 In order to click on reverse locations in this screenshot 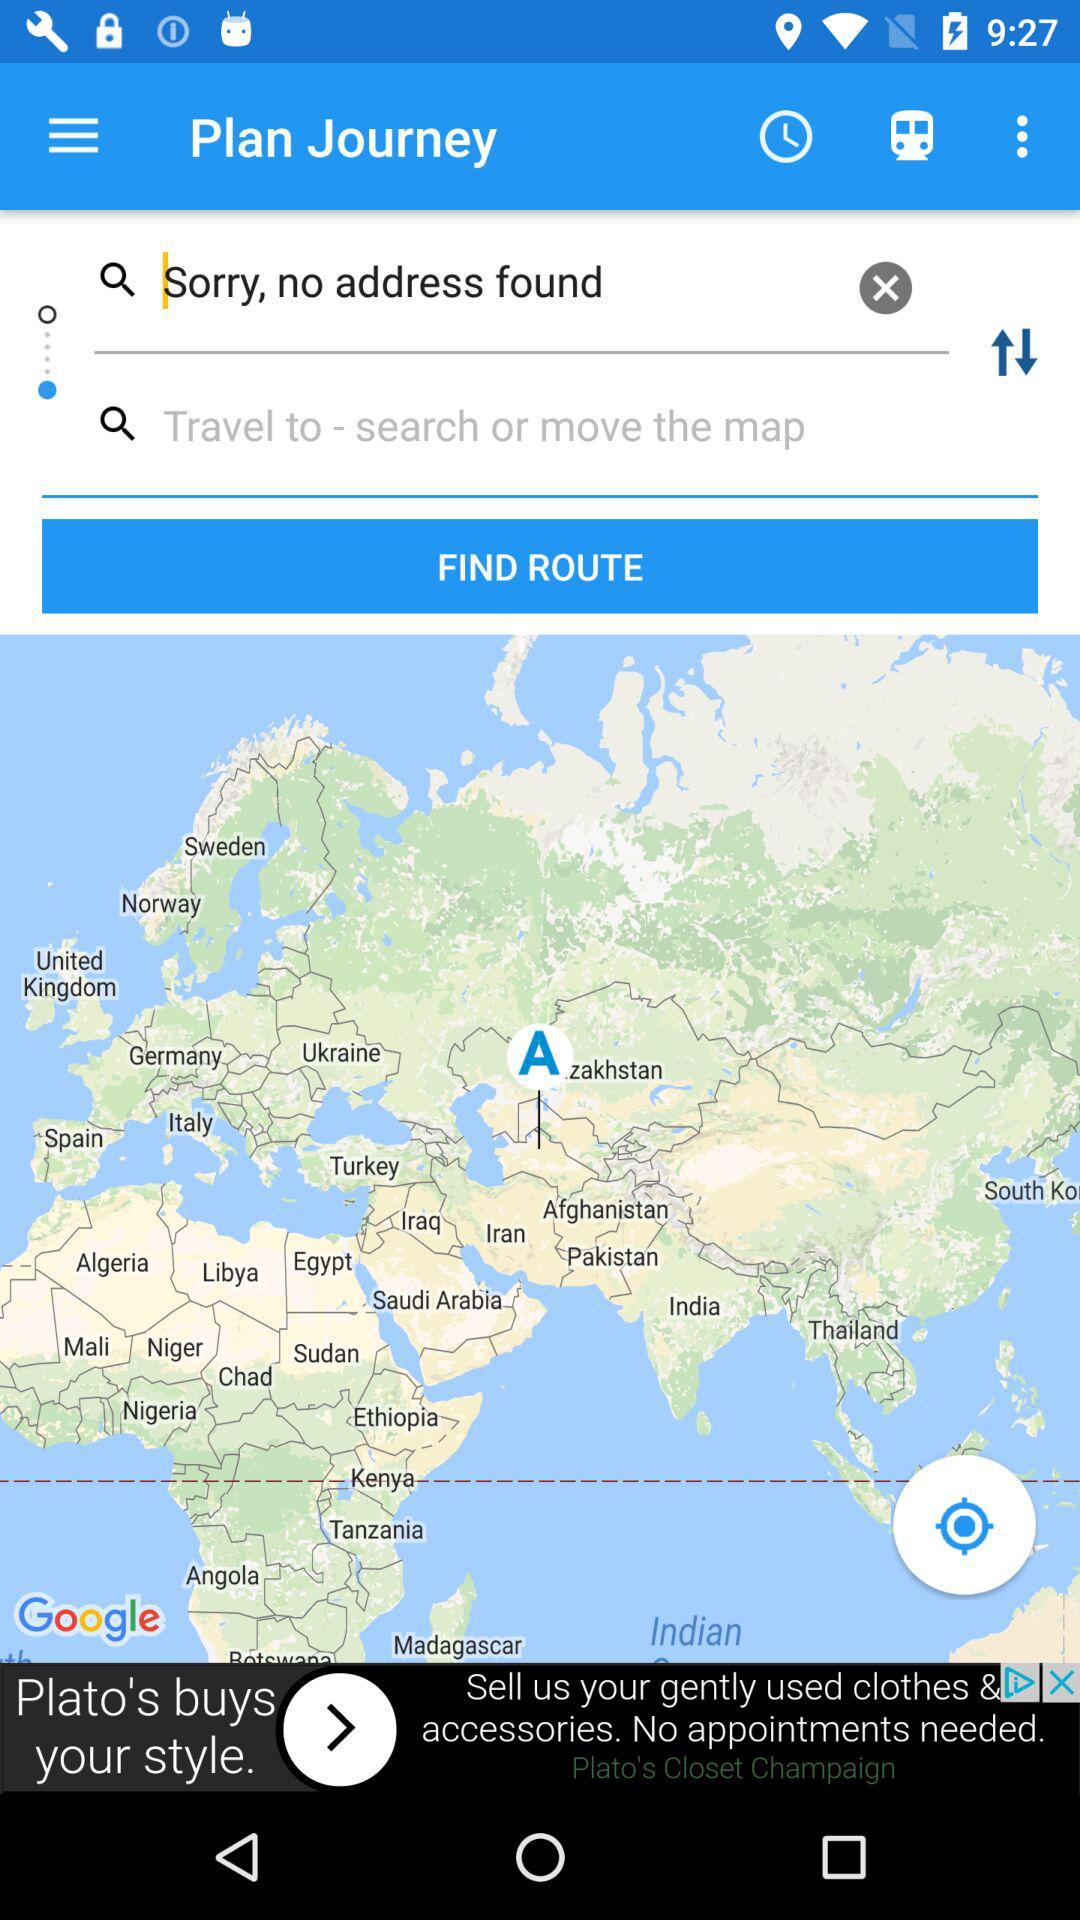, I will do `click(1014, 352)`.